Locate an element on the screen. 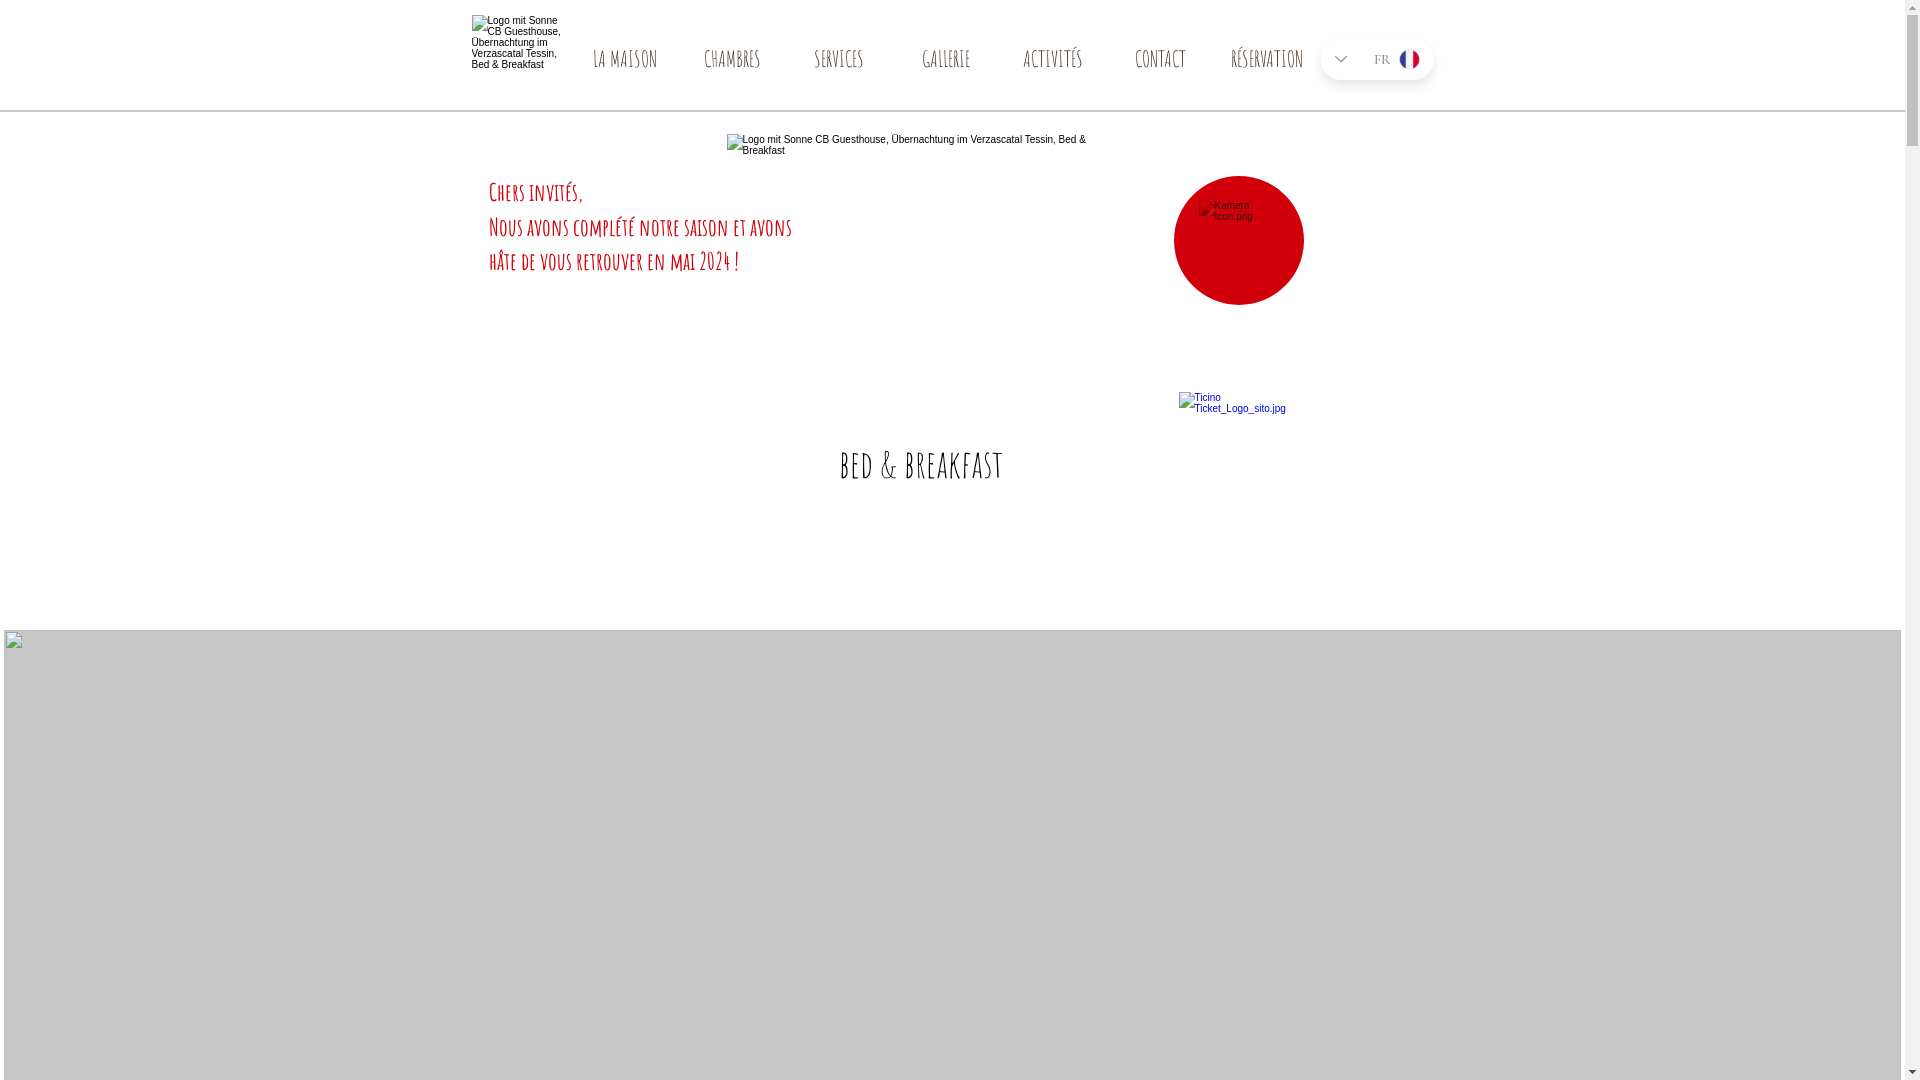 This screenshot has width=1920, height=1080. 'SERVICES' is located at coordinates (839, 64).